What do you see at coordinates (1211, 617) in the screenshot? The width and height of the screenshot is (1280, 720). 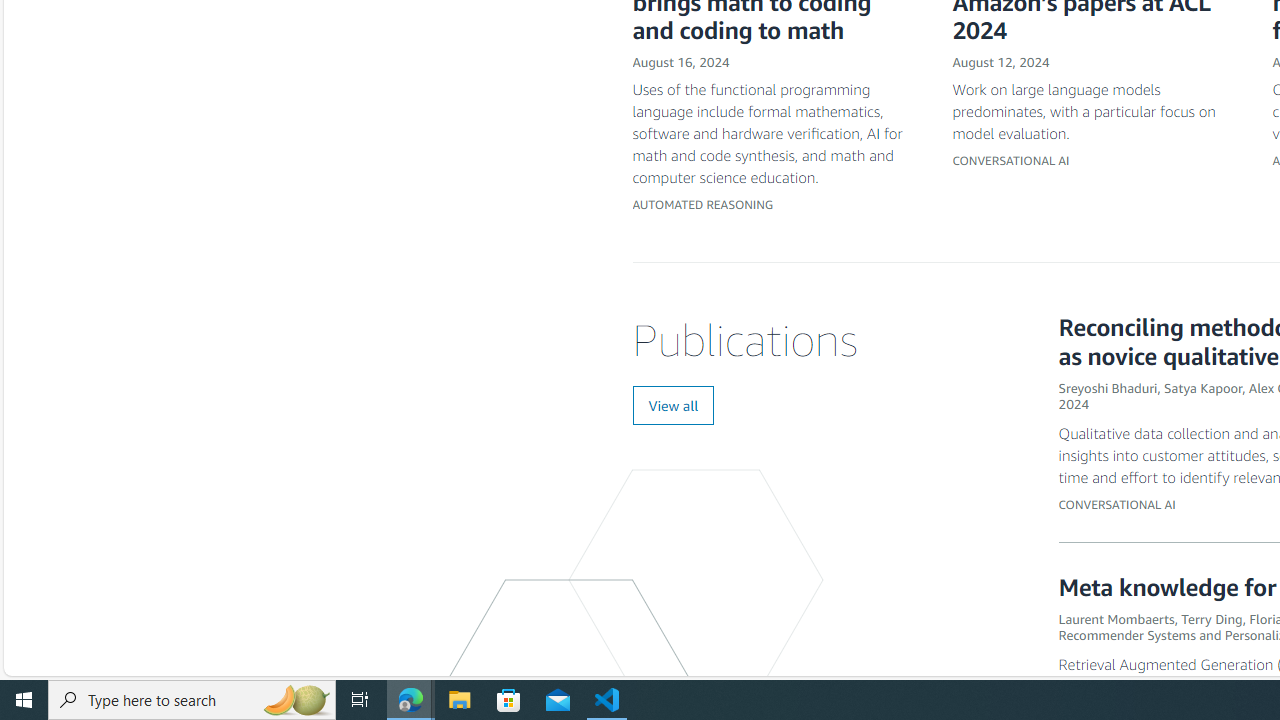 I see `'Terry Ding'` at bounding box center [1211, 617].